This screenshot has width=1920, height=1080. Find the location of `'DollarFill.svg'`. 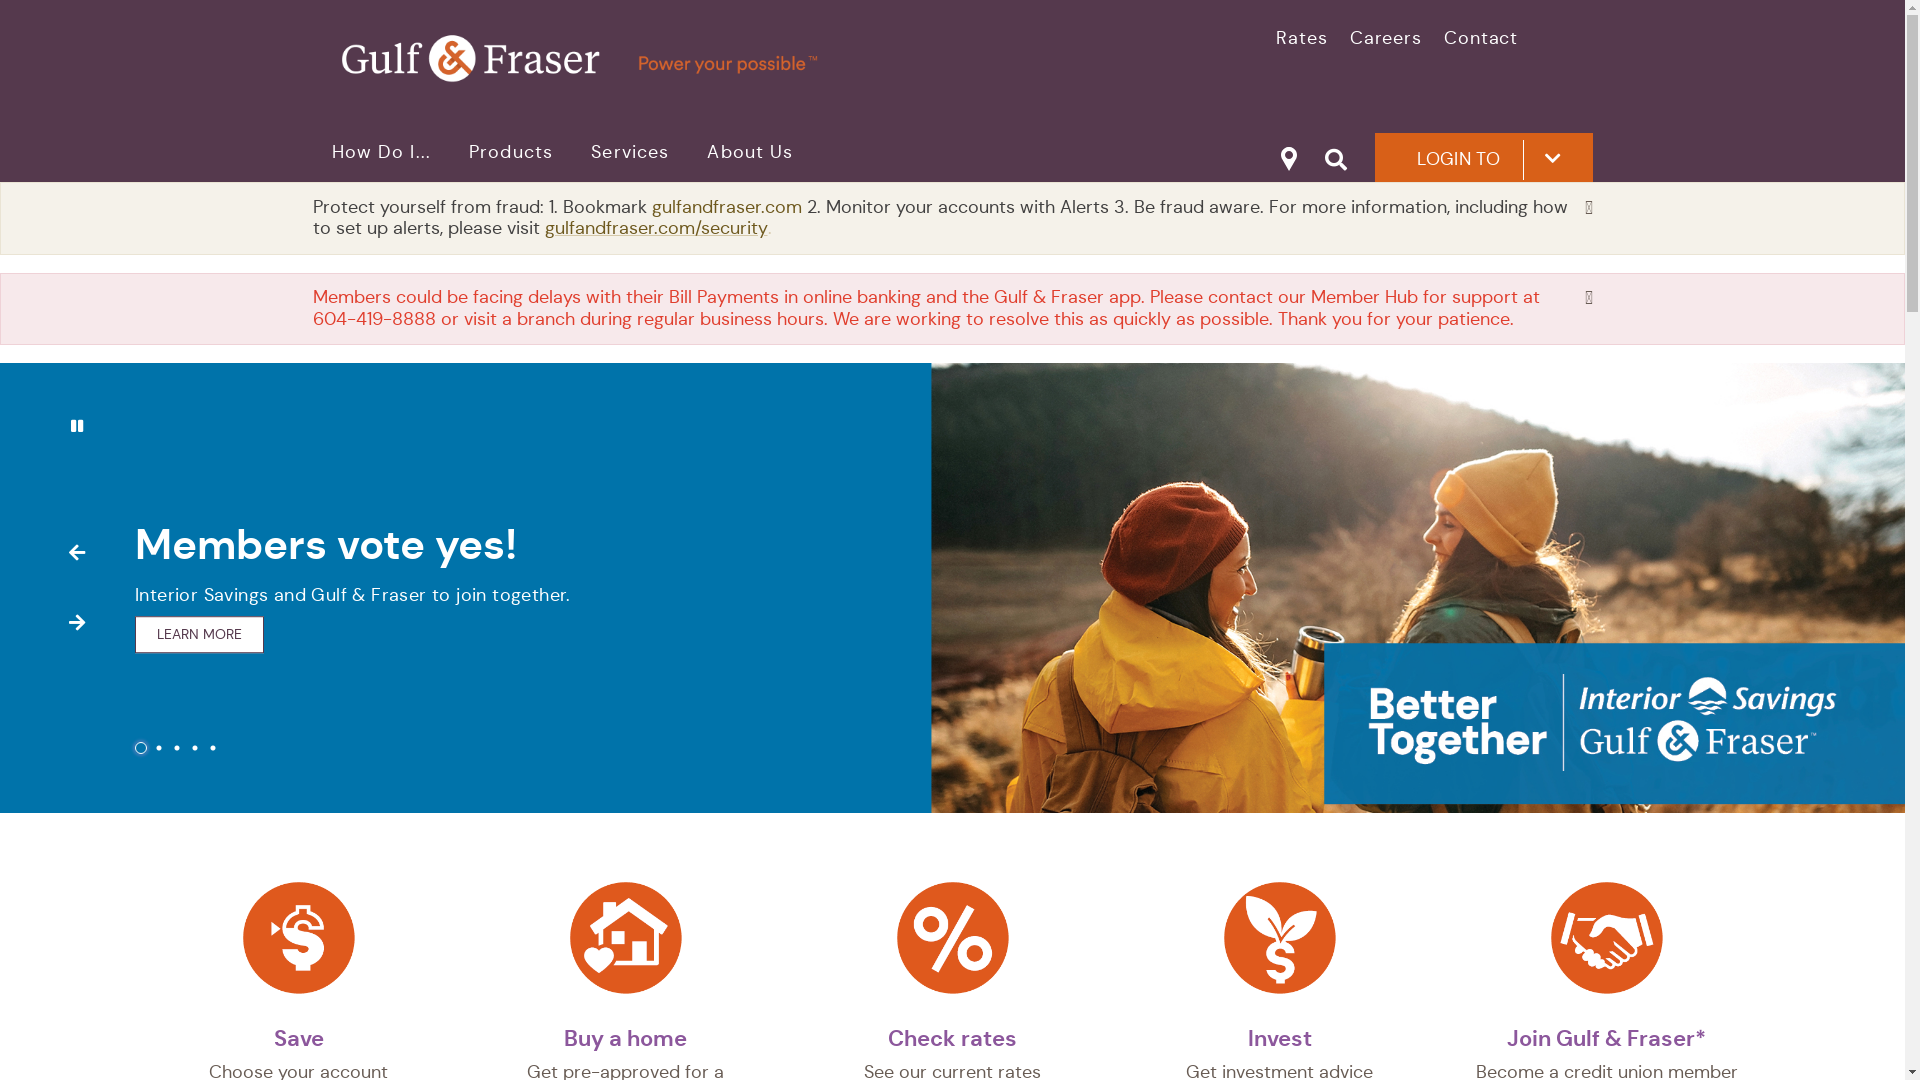

'DollarFill.svg' is located at coordinates (296, 937).